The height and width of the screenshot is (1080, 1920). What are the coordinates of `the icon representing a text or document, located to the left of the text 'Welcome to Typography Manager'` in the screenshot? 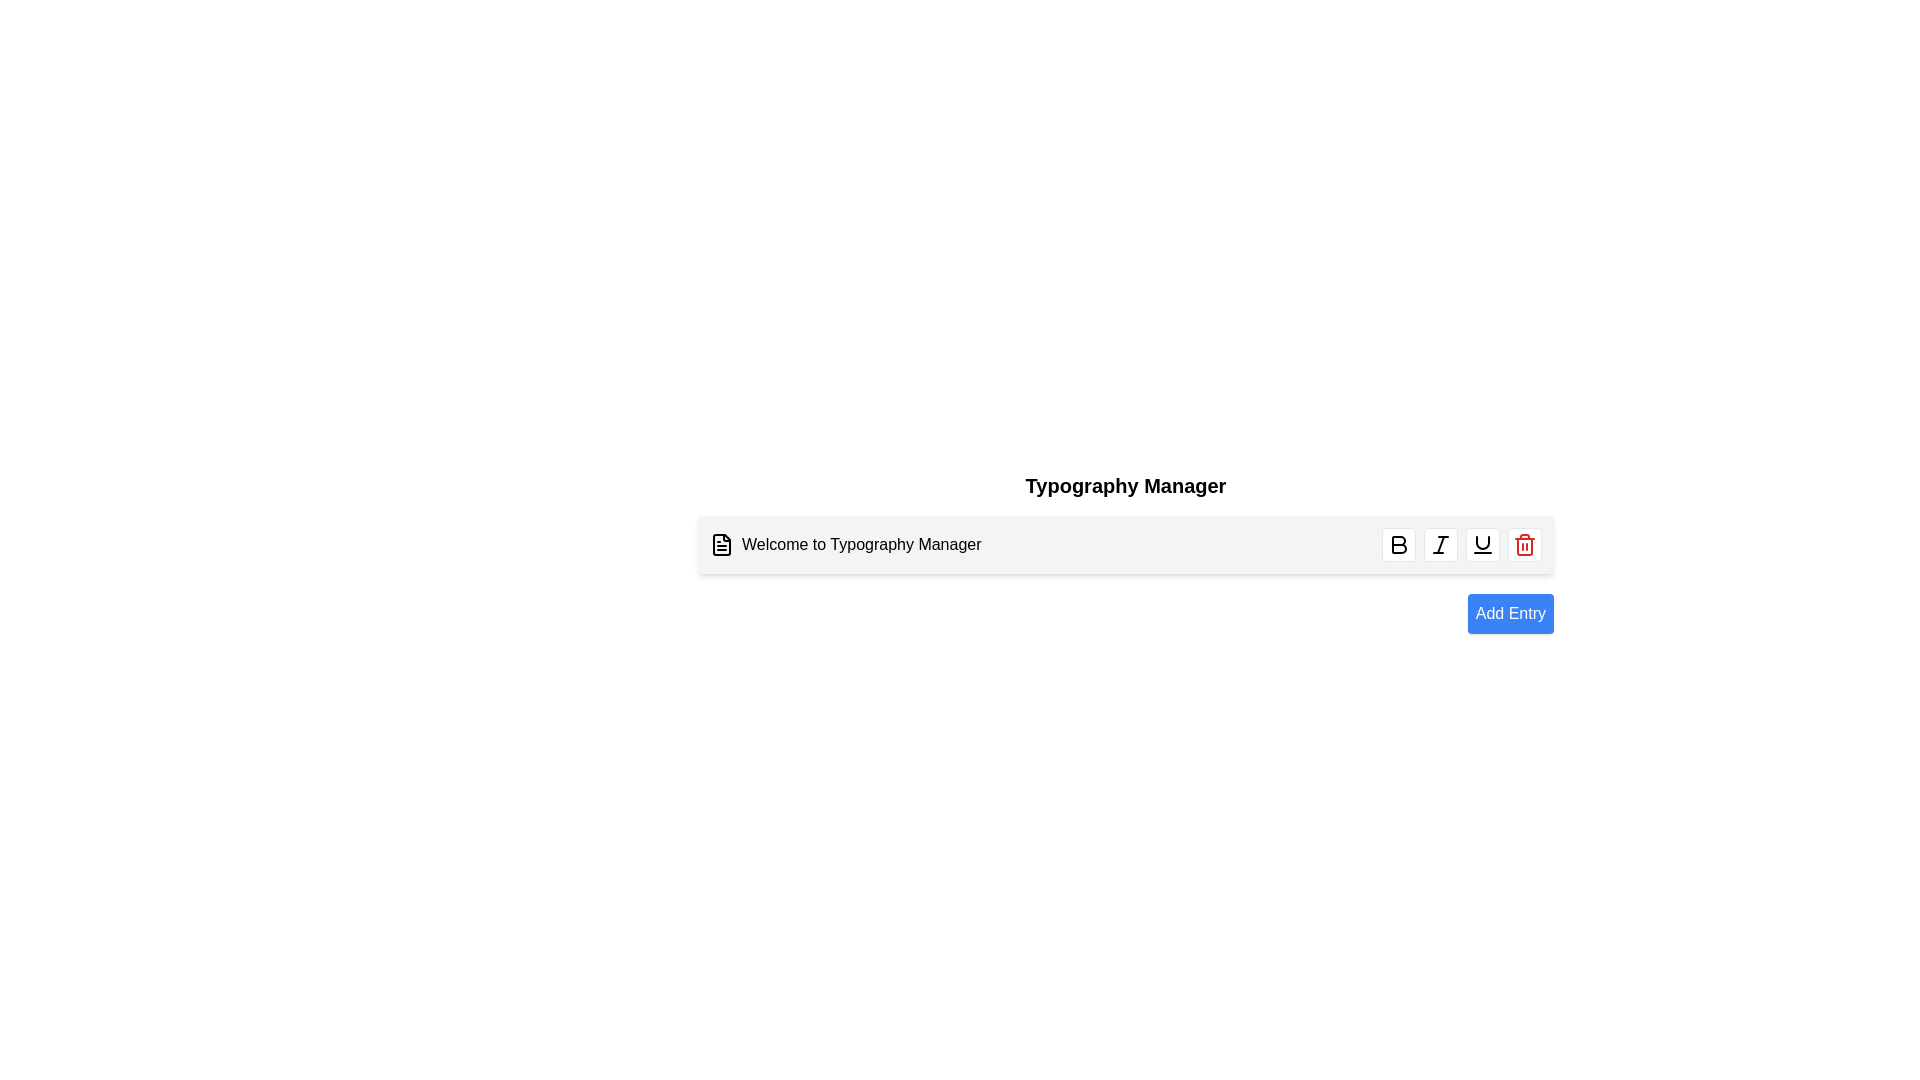 It's located at (720, 544).